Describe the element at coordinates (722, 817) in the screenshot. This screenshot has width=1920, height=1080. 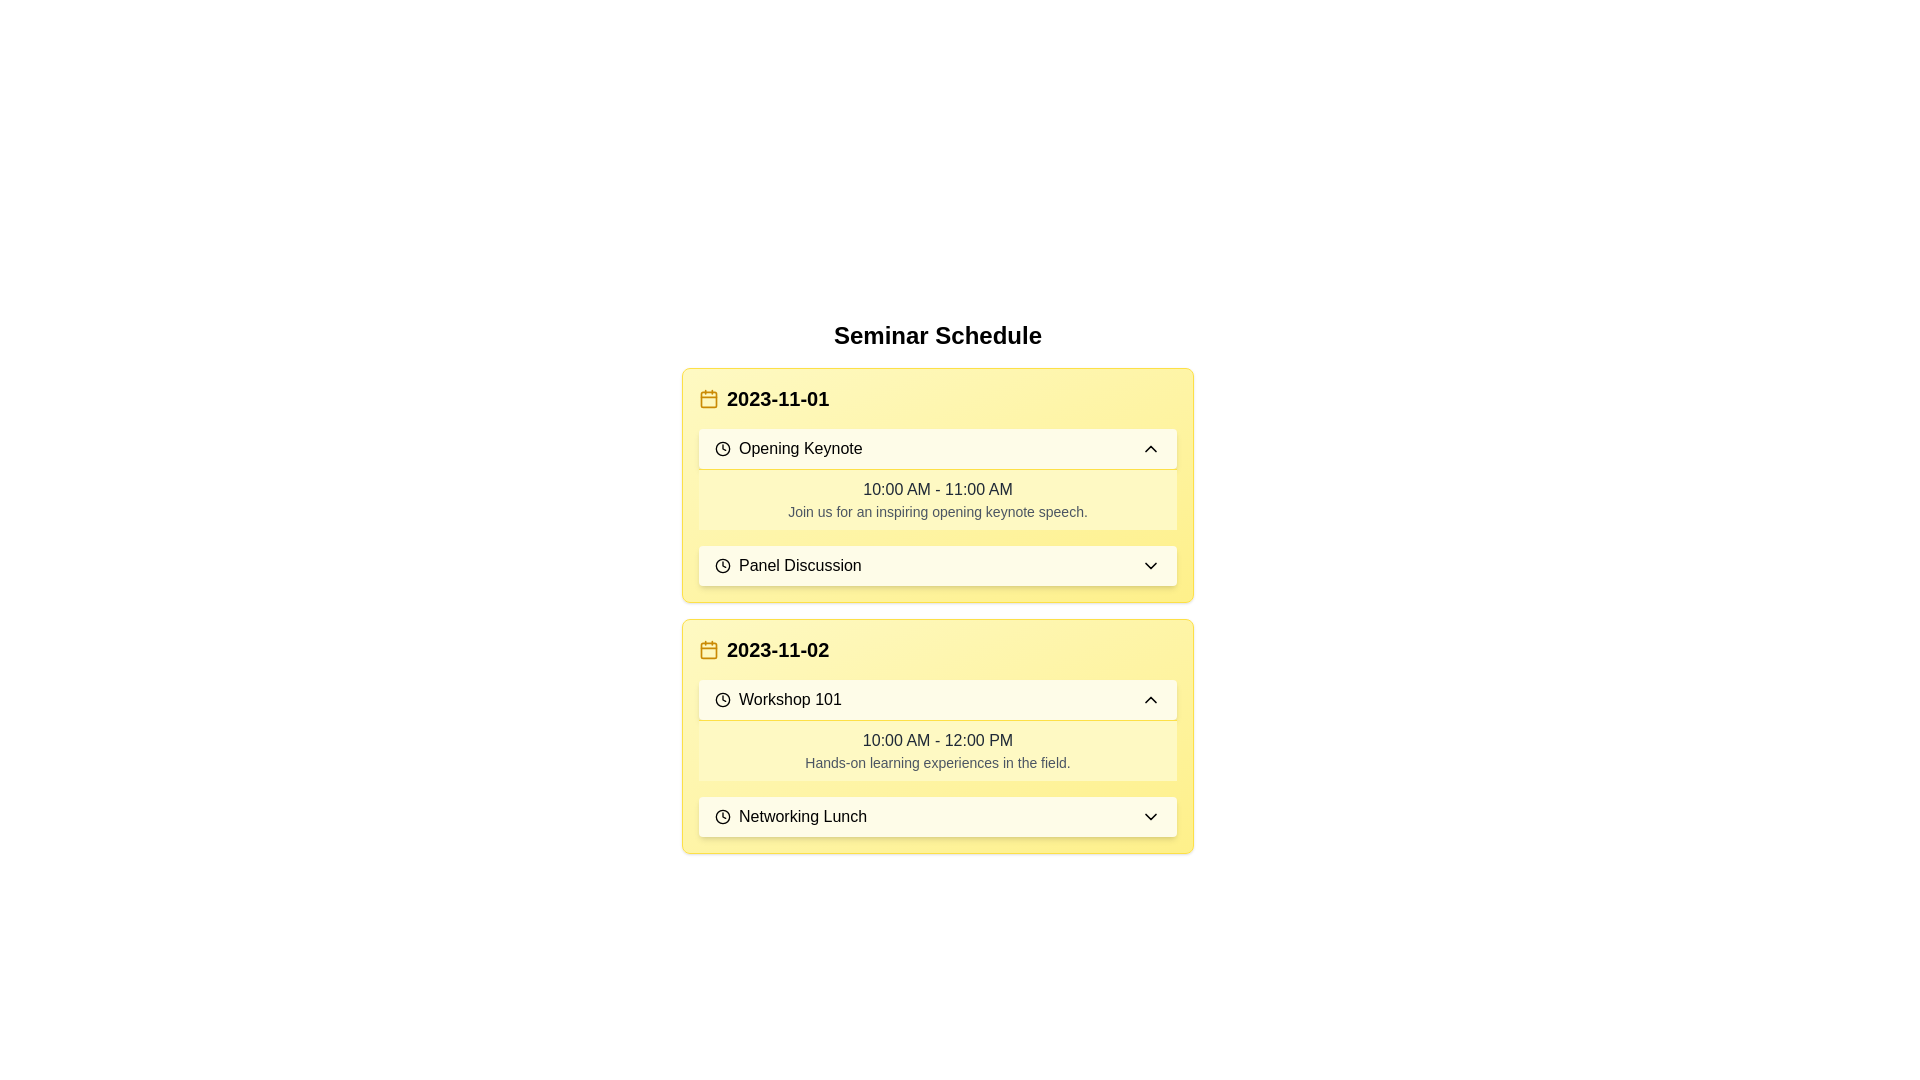
I see `the clock icon indicating the scheduled time for the 'Networking Lunch' event, which is visually aligned to the left of the event label` at that location.